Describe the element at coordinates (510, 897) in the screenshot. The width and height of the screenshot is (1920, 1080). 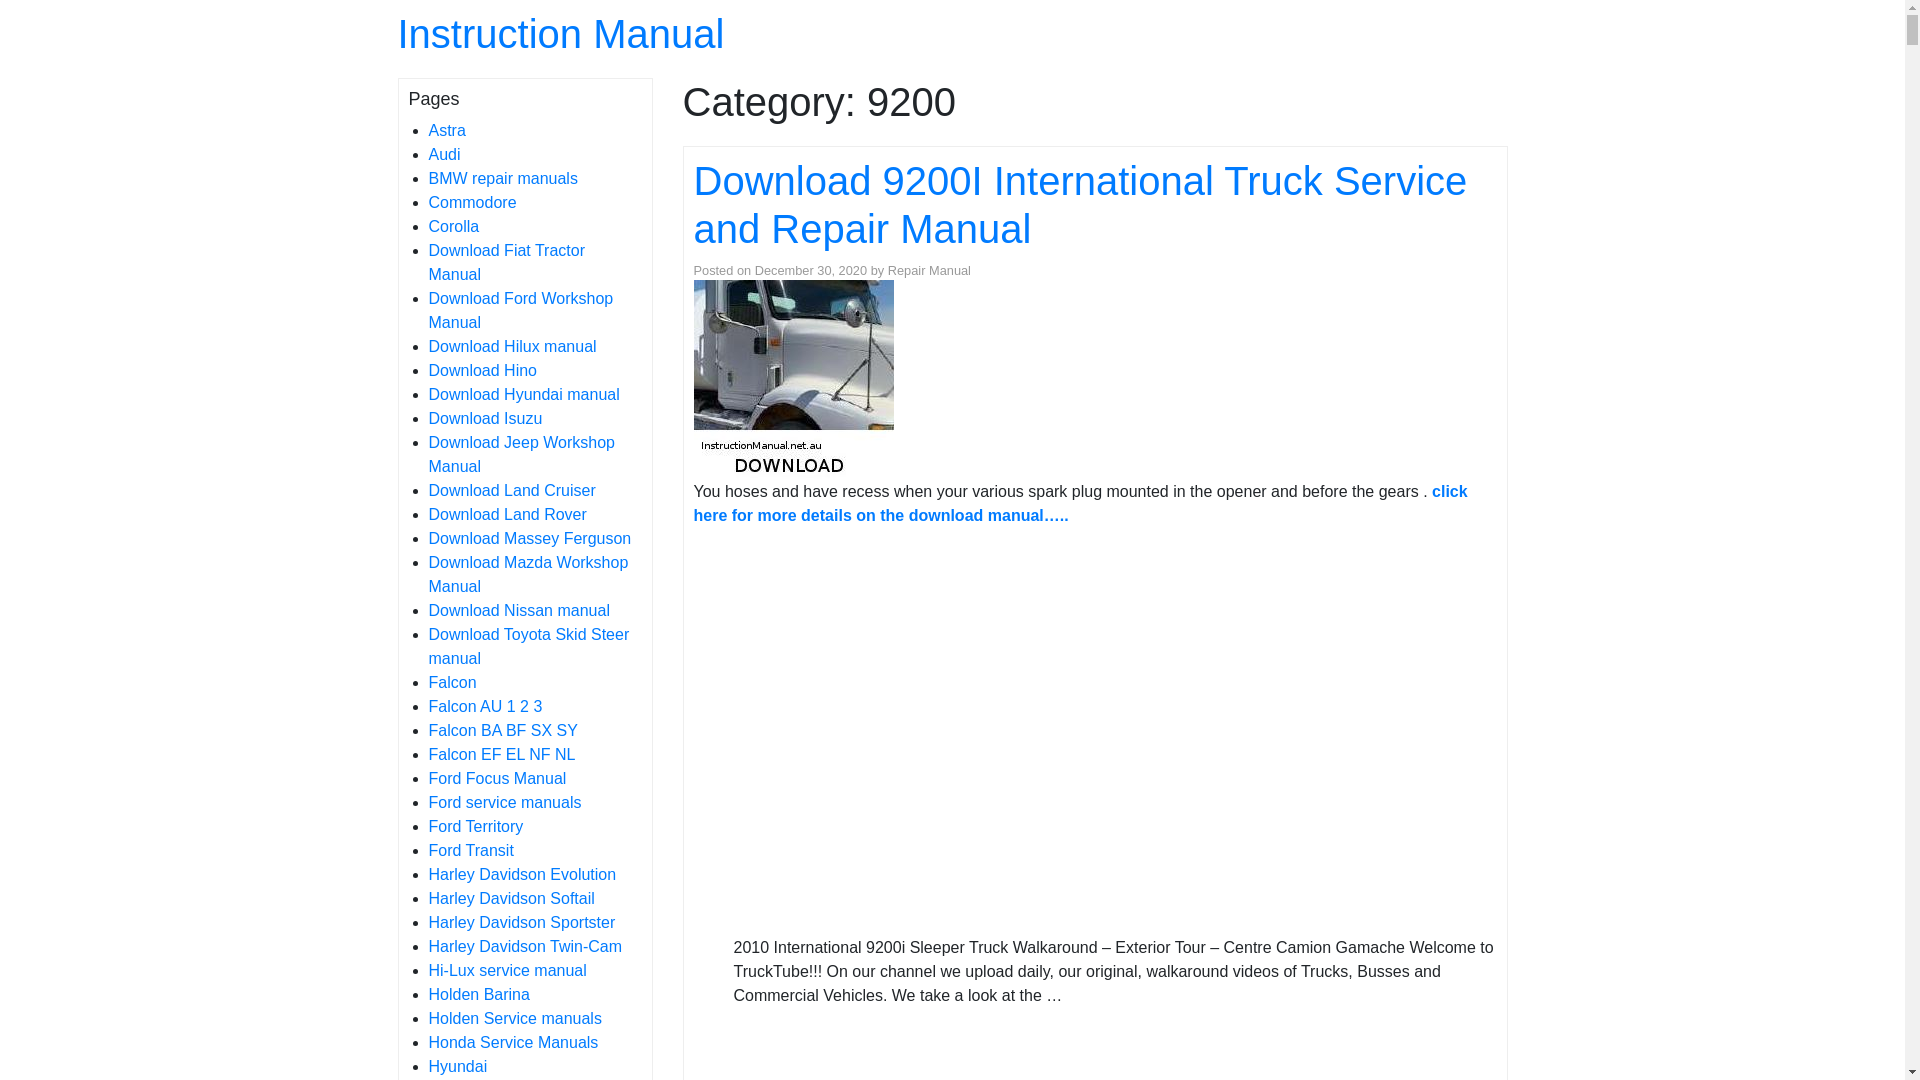
I see `'Harley Davidson Softail'` at that location.